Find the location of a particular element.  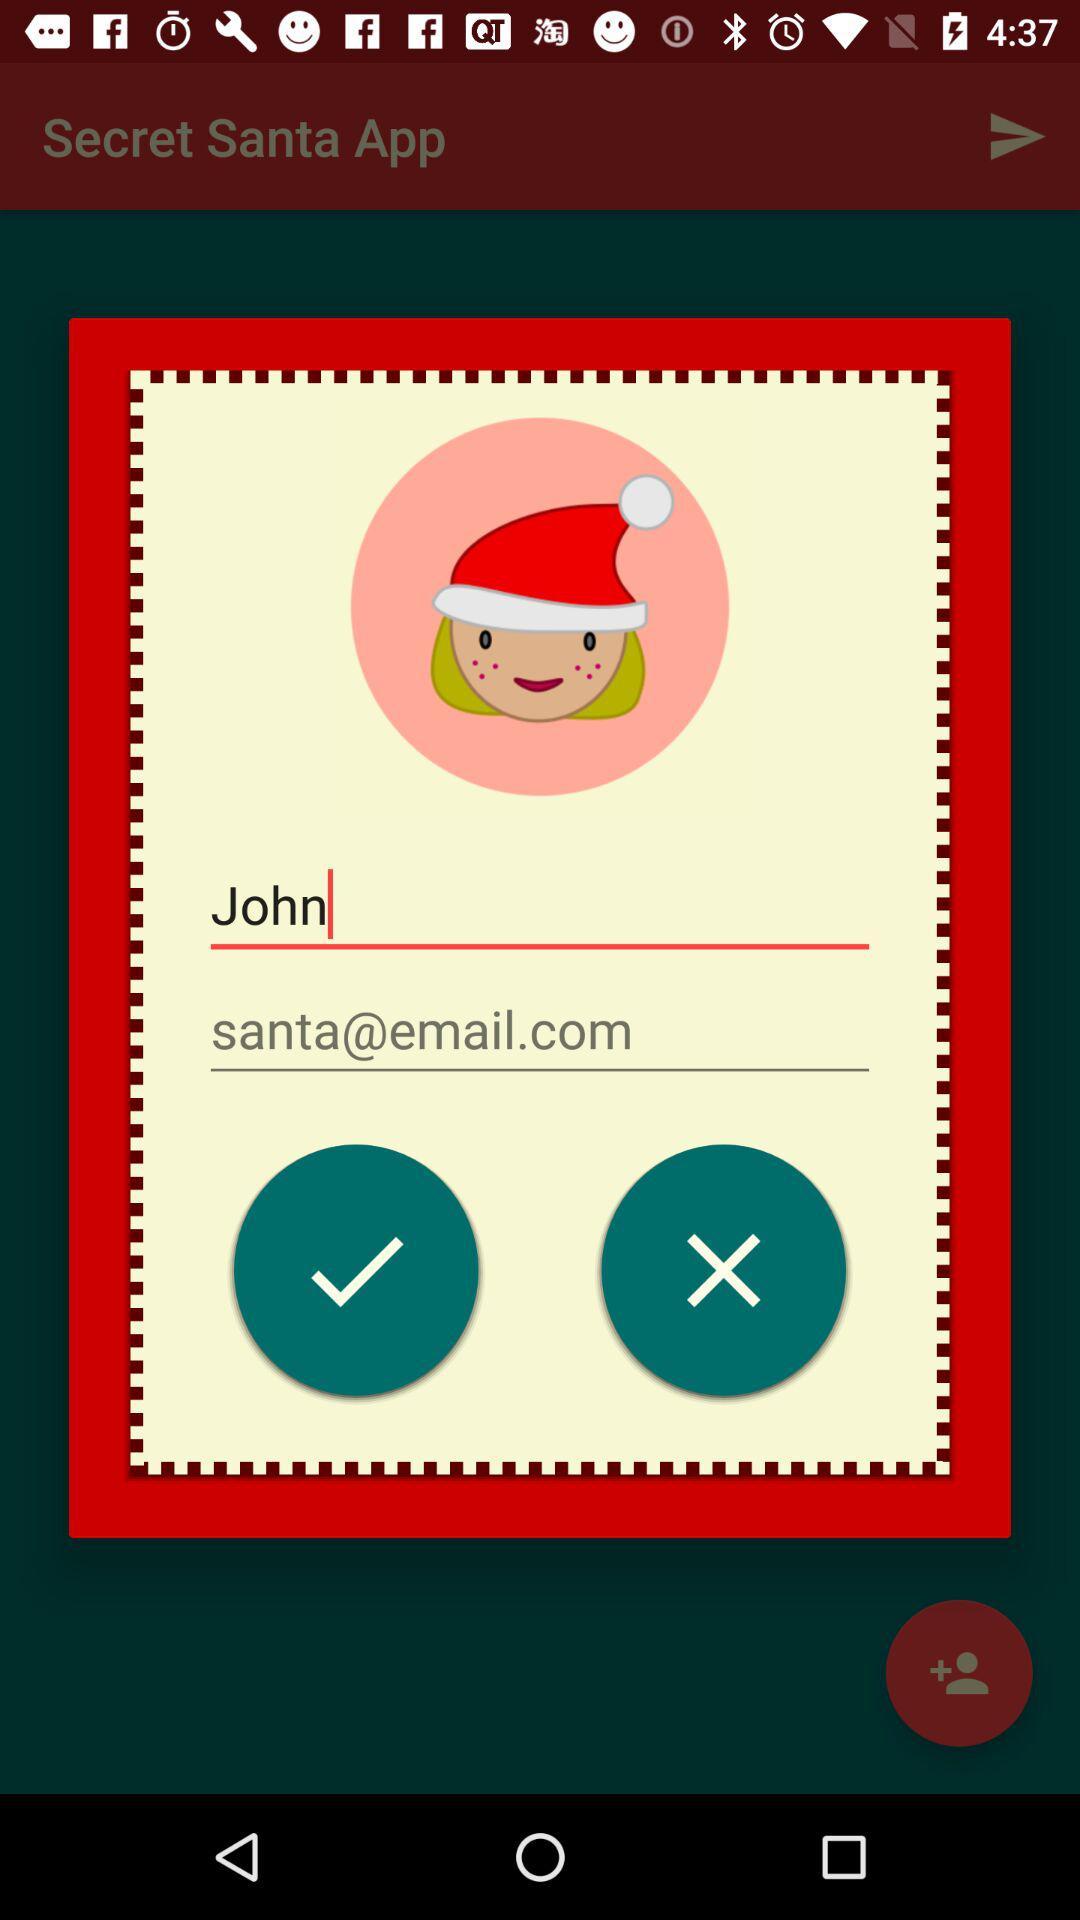

save is located at coordinates (355, 1274).